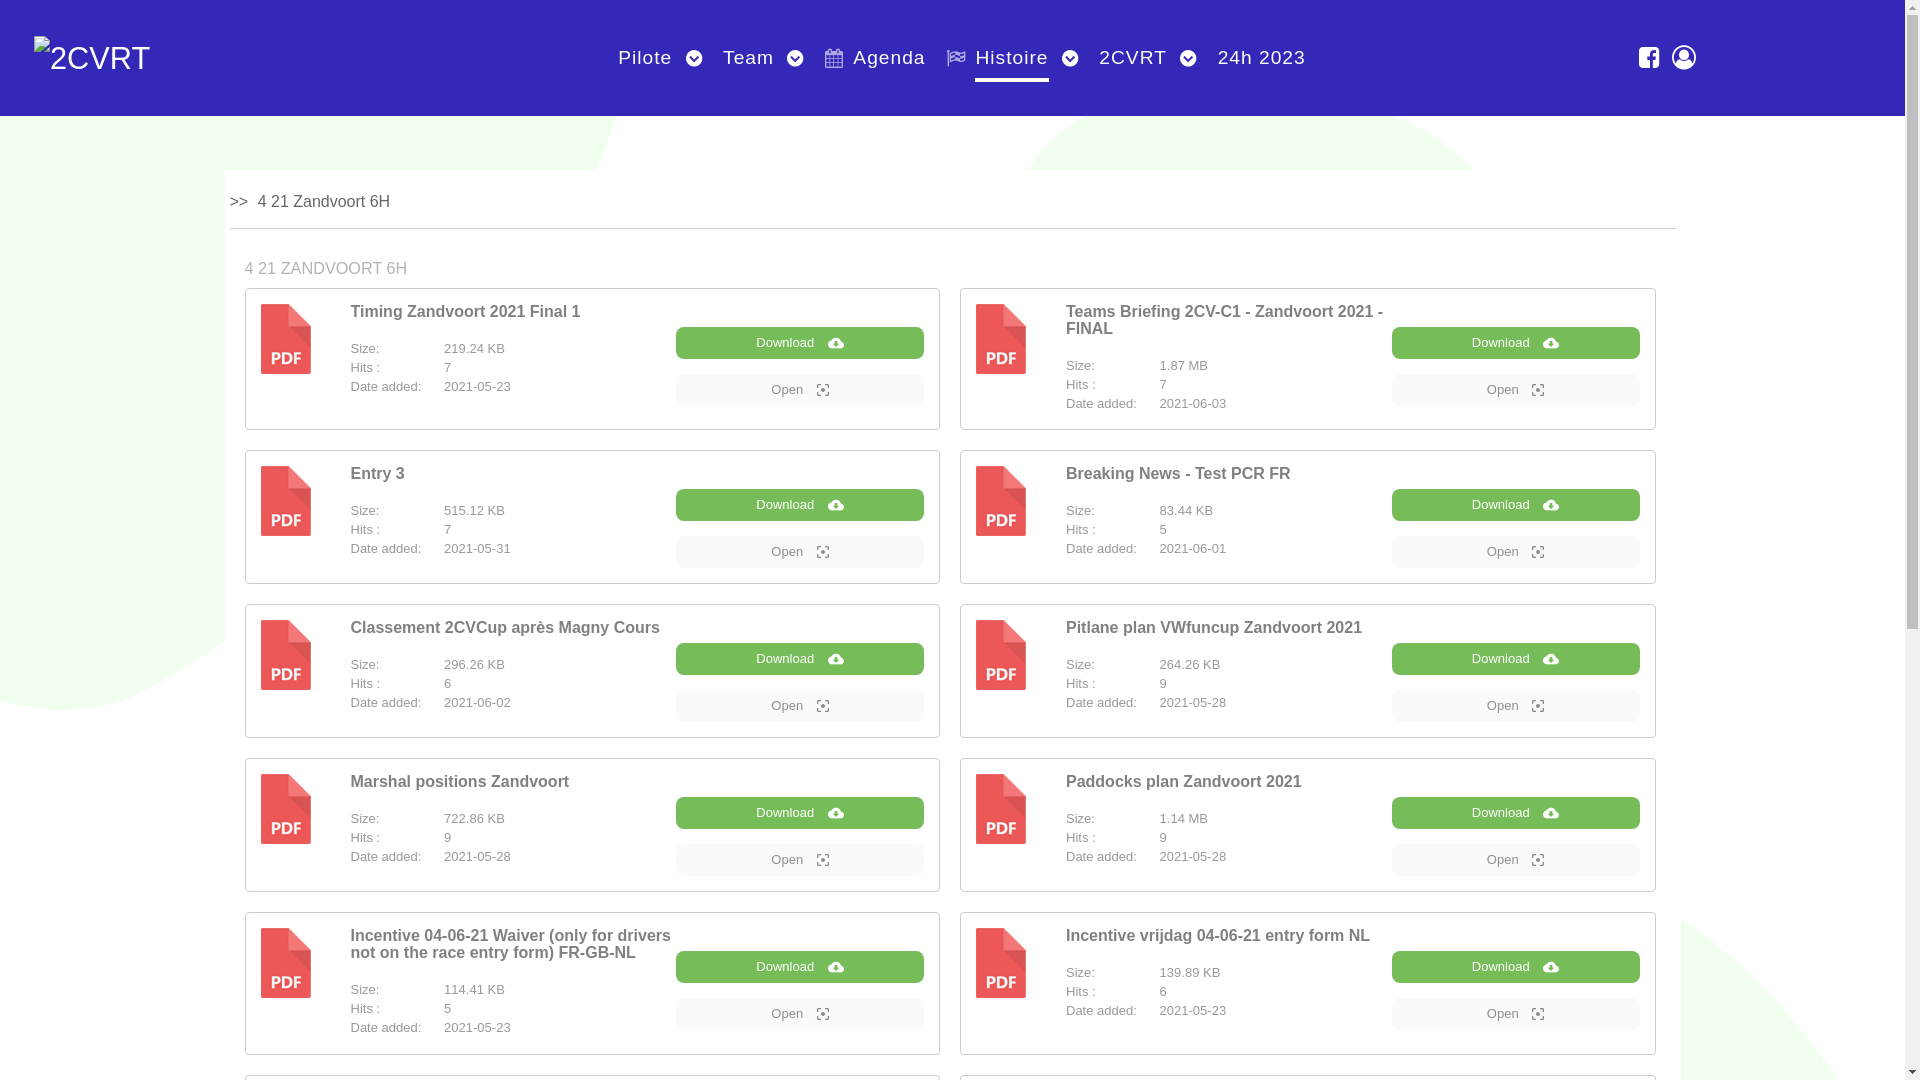 This screenshot has width=1920, height=1080. Describe the element at coordinates (1178, 473) in the screenshot. I see `'Breaking News - Test PCR FR'` at that location.